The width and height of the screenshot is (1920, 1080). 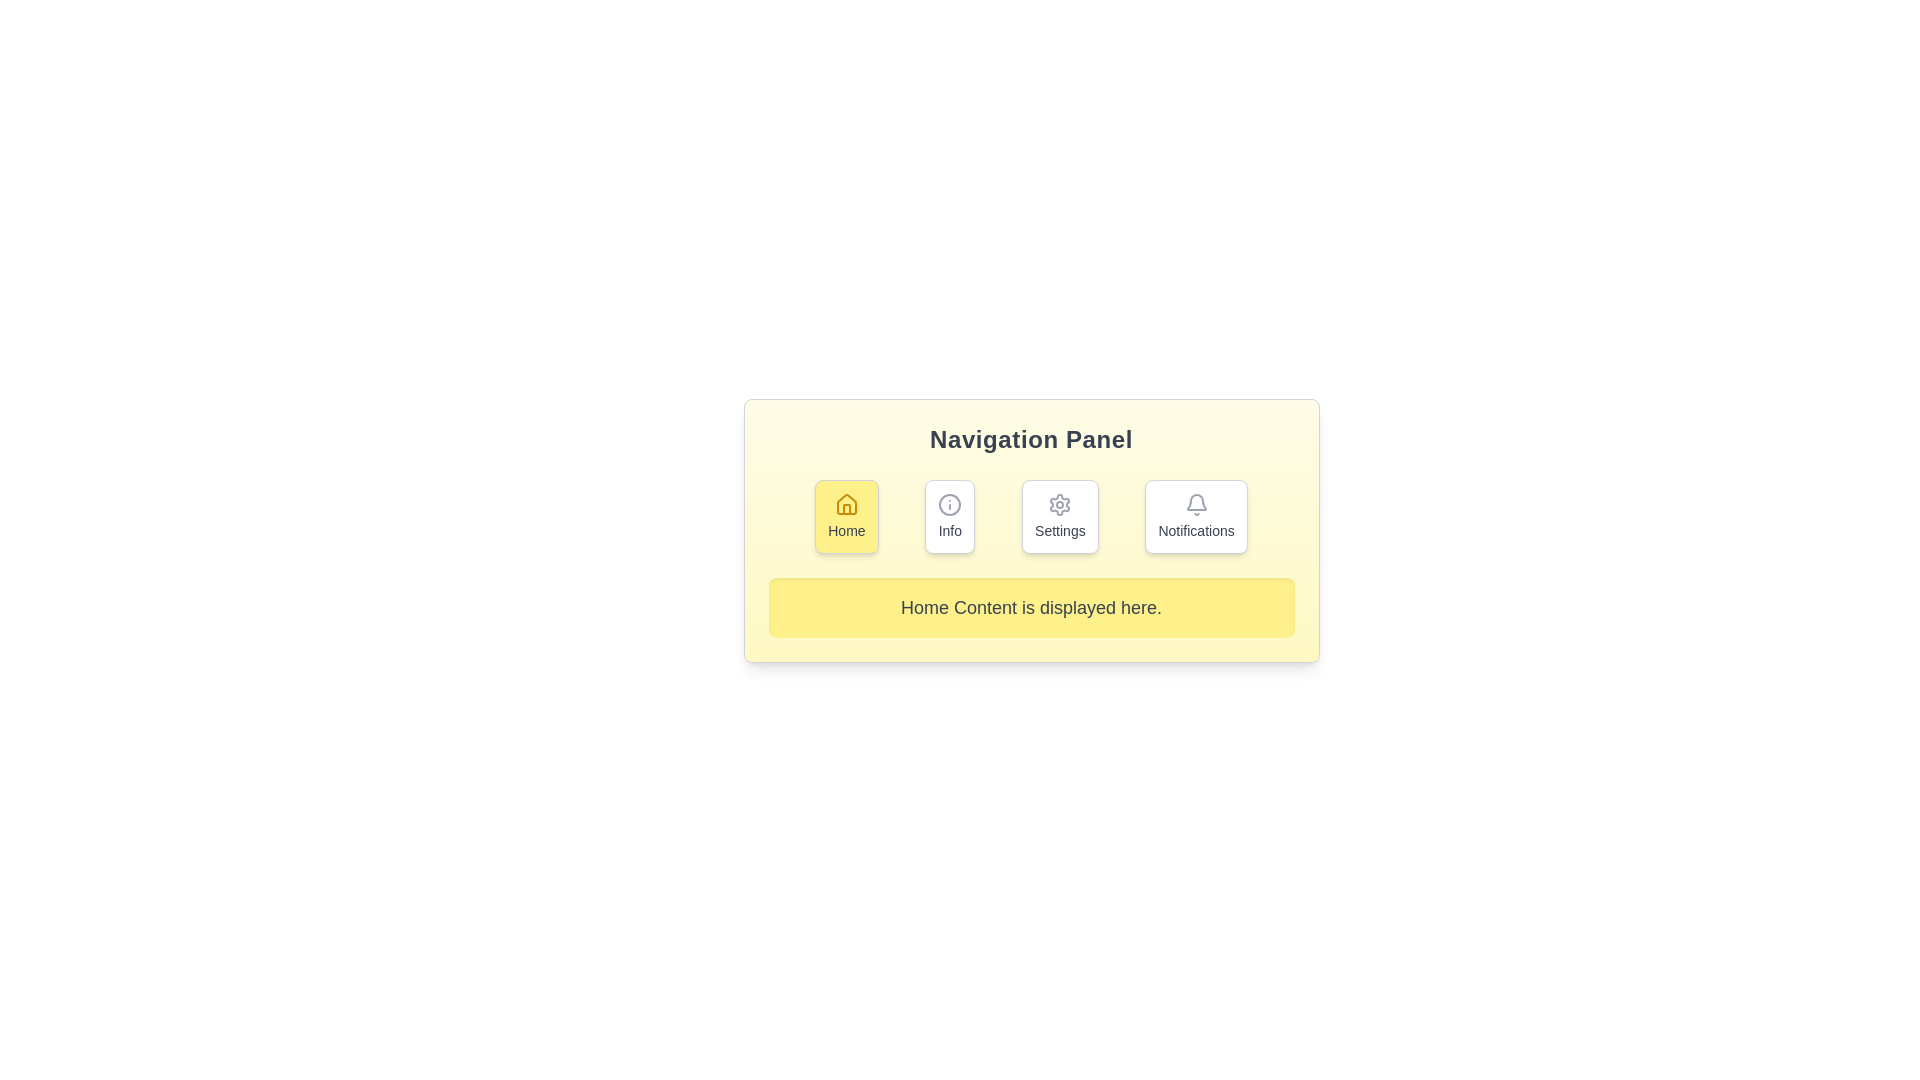 What do you see at coordinates (1059, 515) in the screenshot?
I see `the Settings button, which is a square-shaped button with rounded corners, featuring a gray gear icon and the text 'Settings' below it` at bounding box center [1059, 515].